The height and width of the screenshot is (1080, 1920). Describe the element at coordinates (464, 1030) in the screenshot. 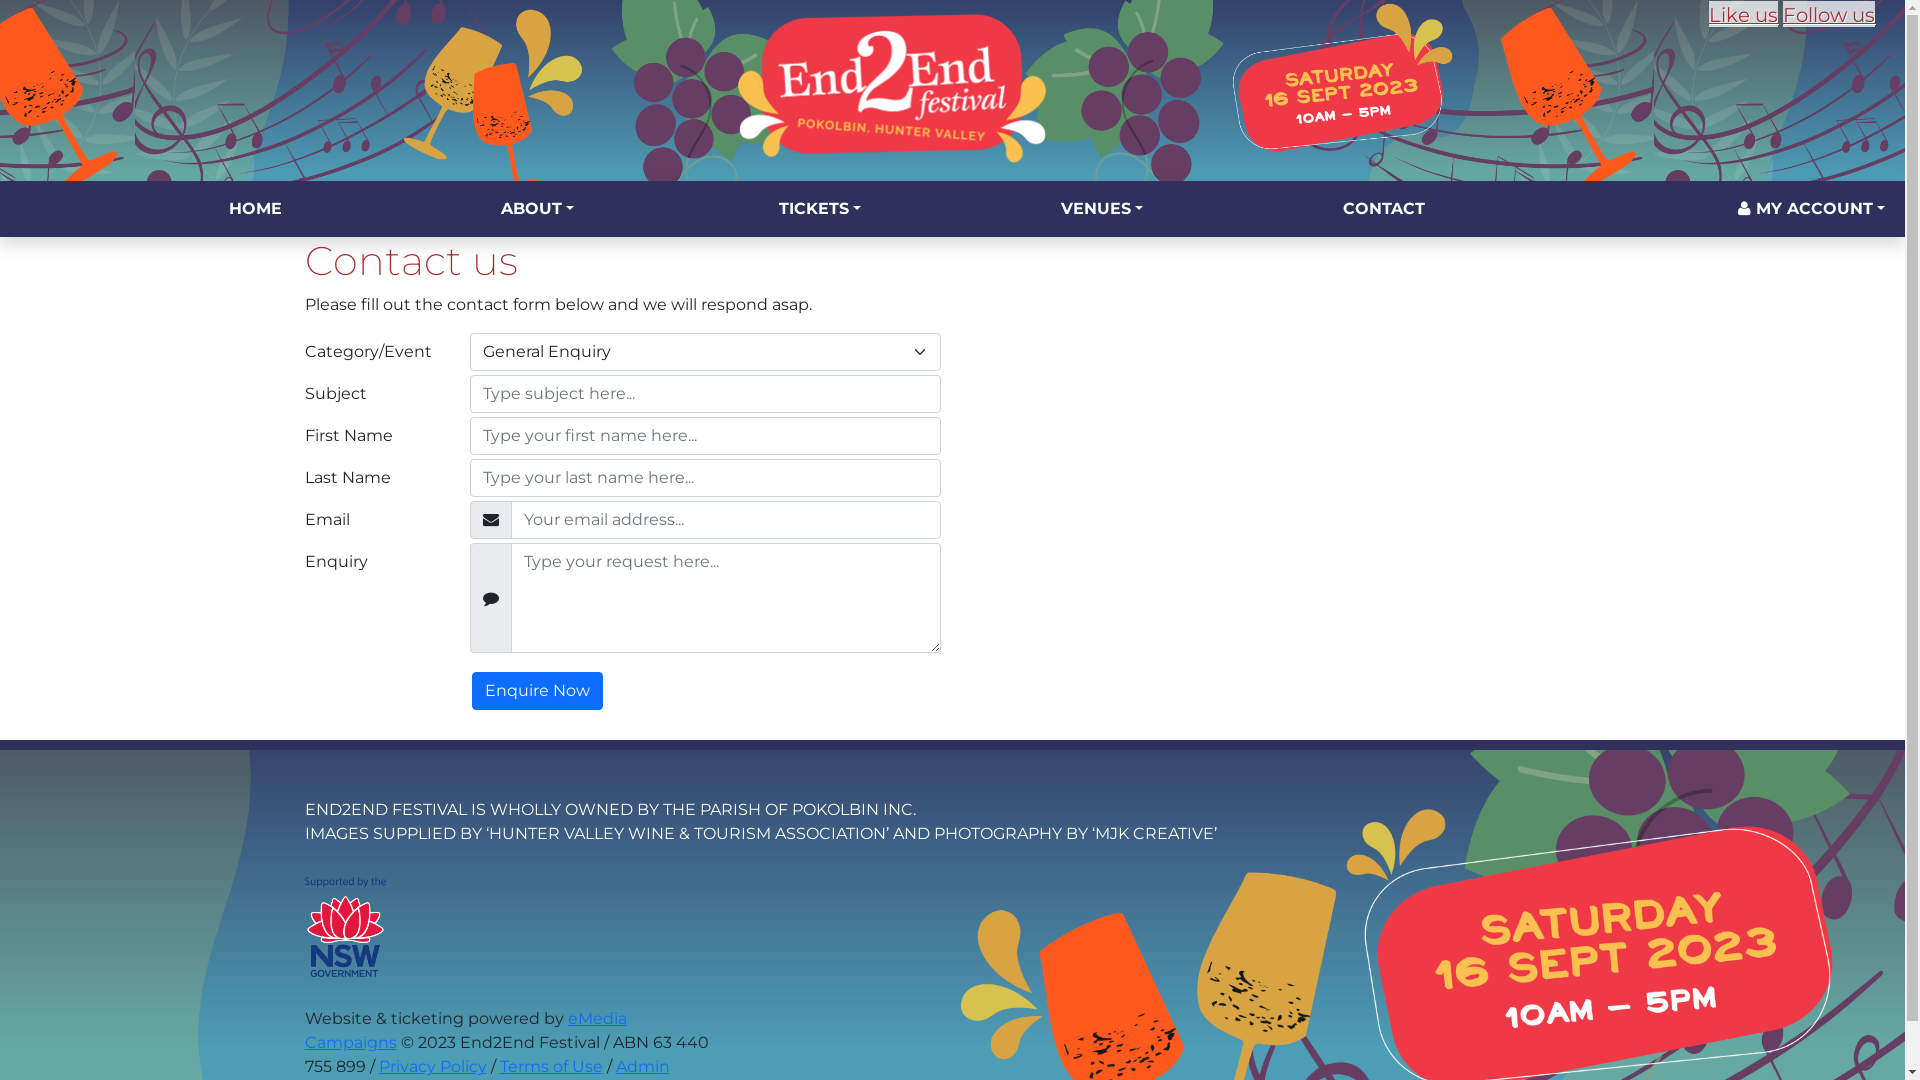

I see `'eMedia Campaigns'` at that location.